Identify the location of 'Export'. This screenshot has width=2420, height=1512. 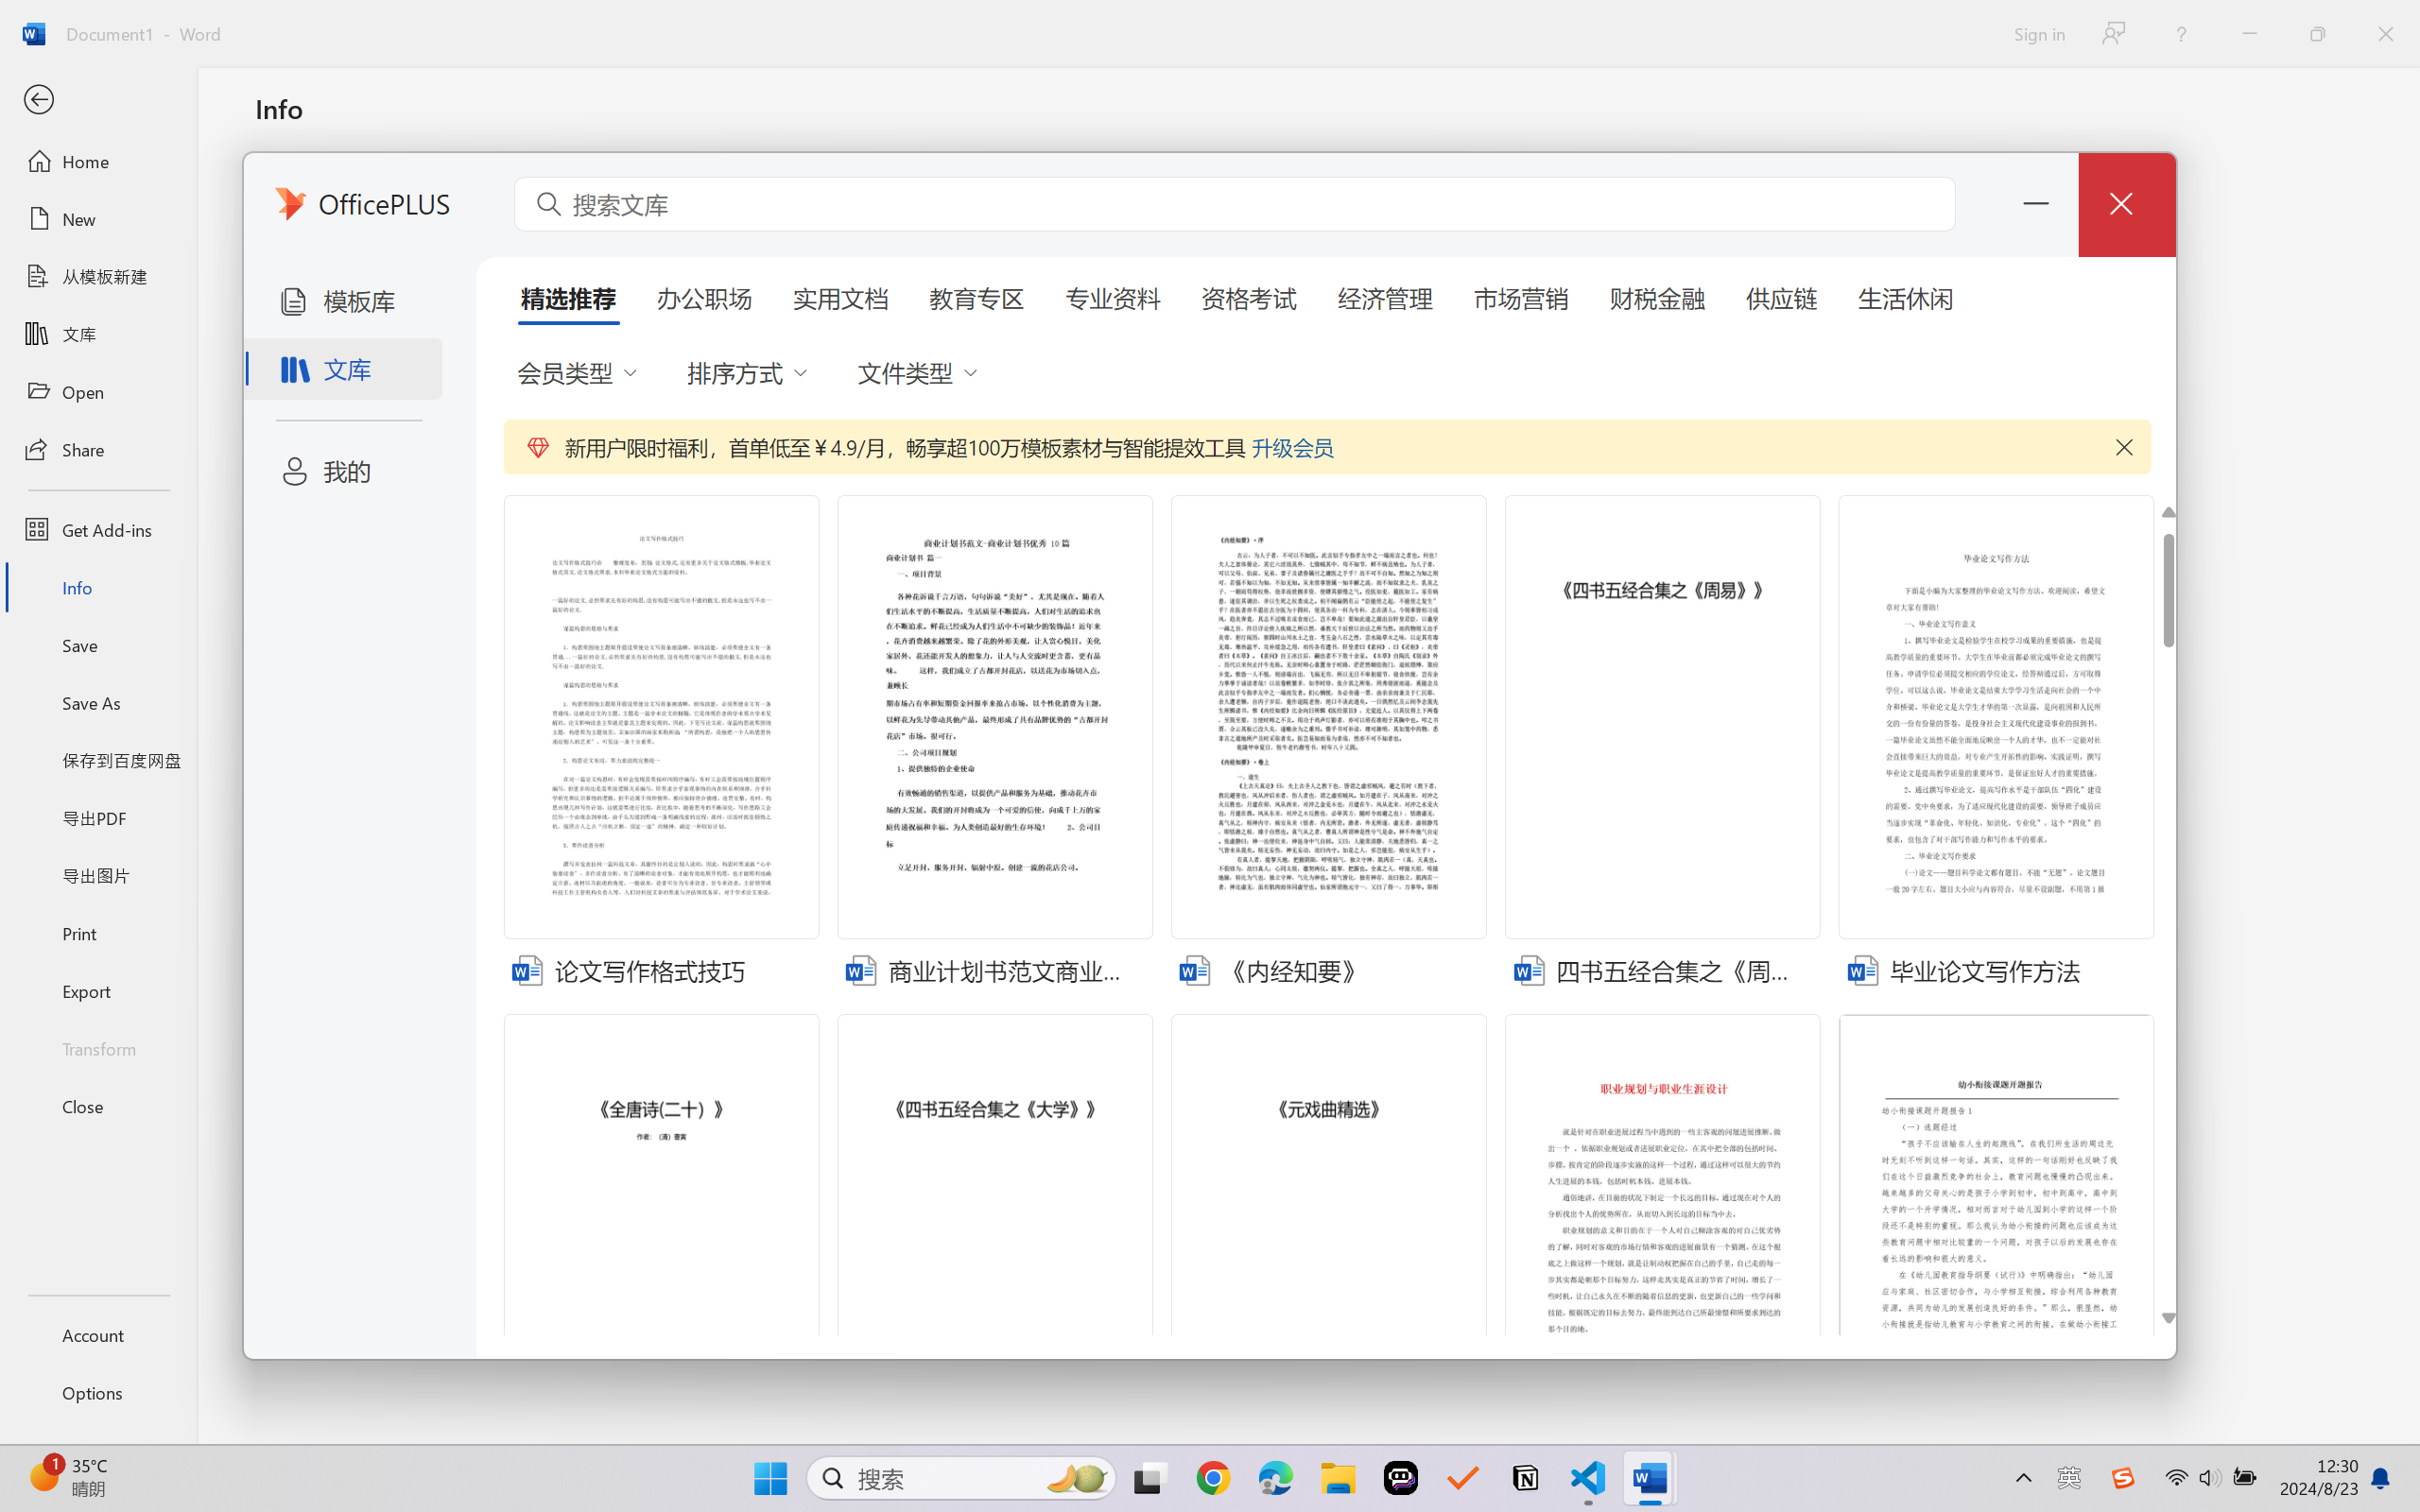
(97, 989).